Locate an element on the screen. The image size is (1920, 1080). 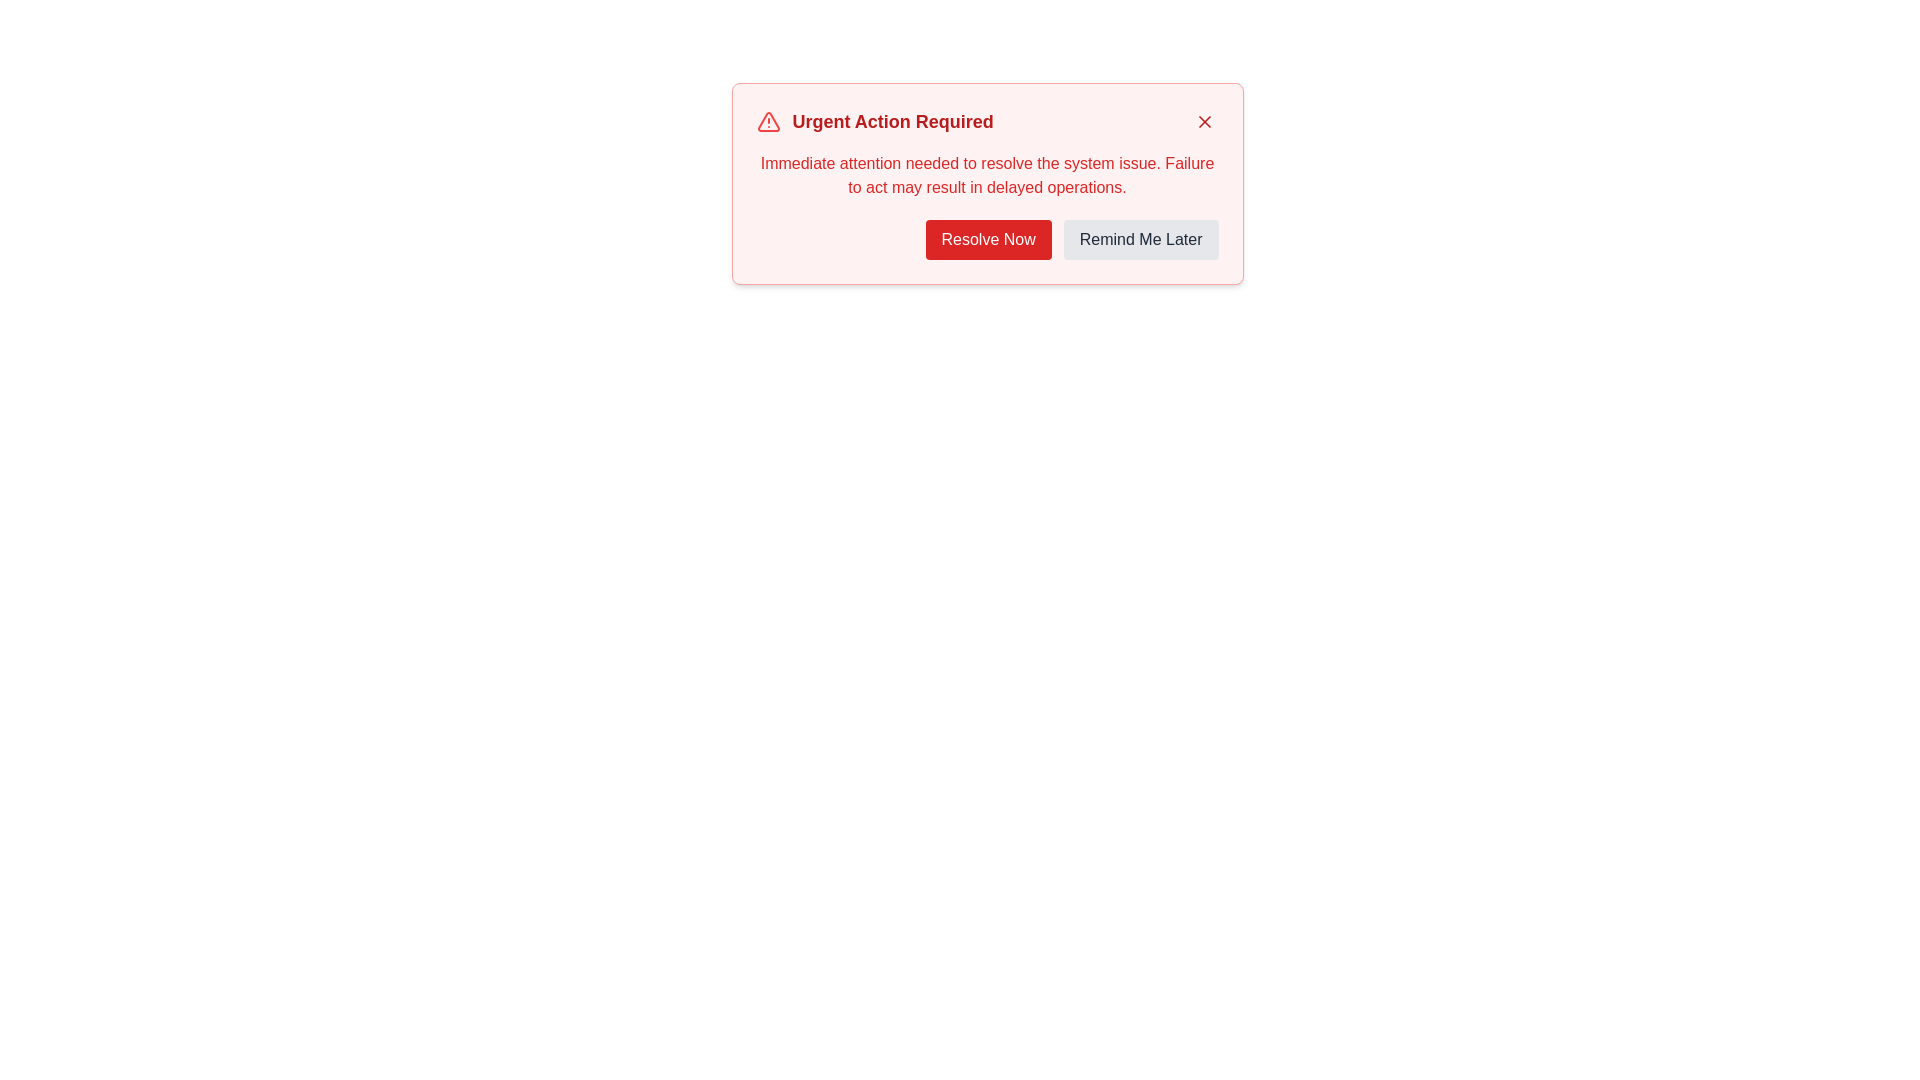
the close icon button located in the top-right corner of the alert box titled 'Urgent Action Required' is located at coordinates (1203, 122).